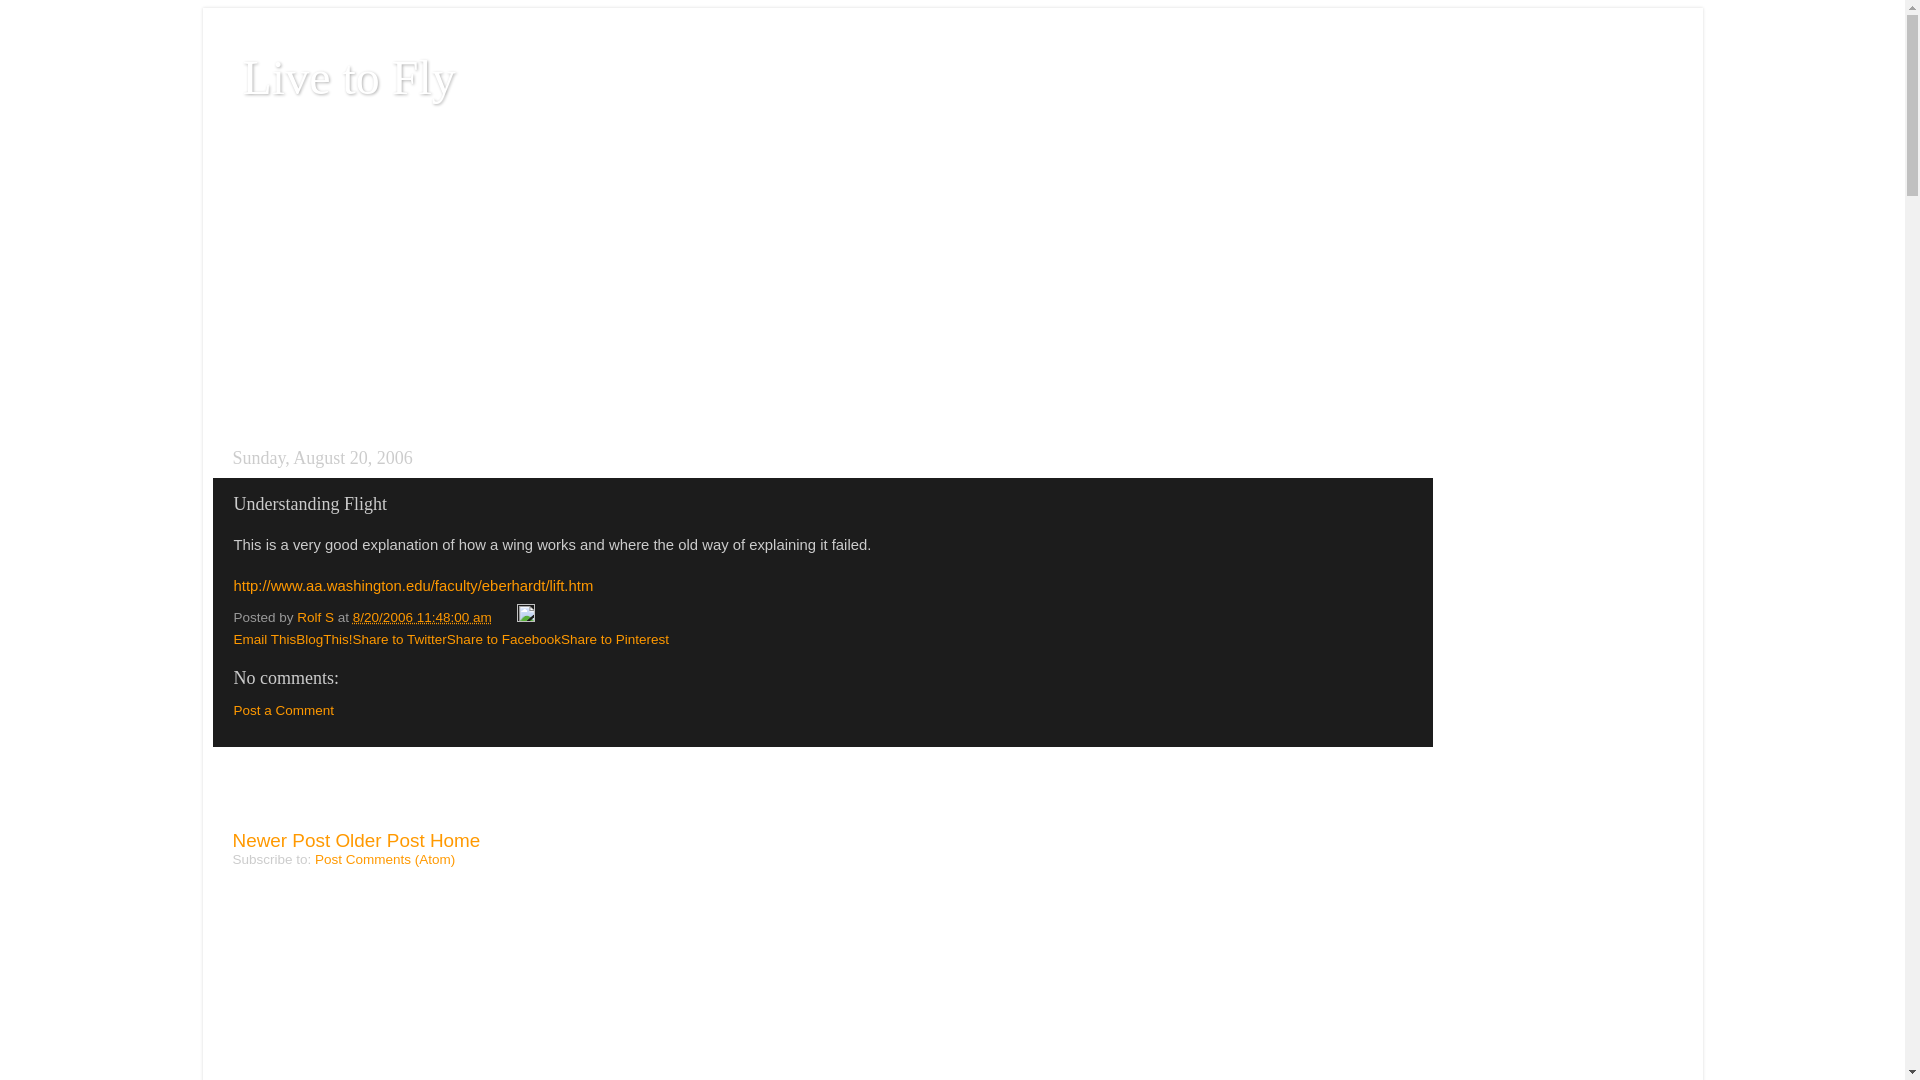 The width and height of the screenshot is (1920, 1080). Describe the element at coordinates (234, 639) in the screenshot. I see `'Email This'` at that location.